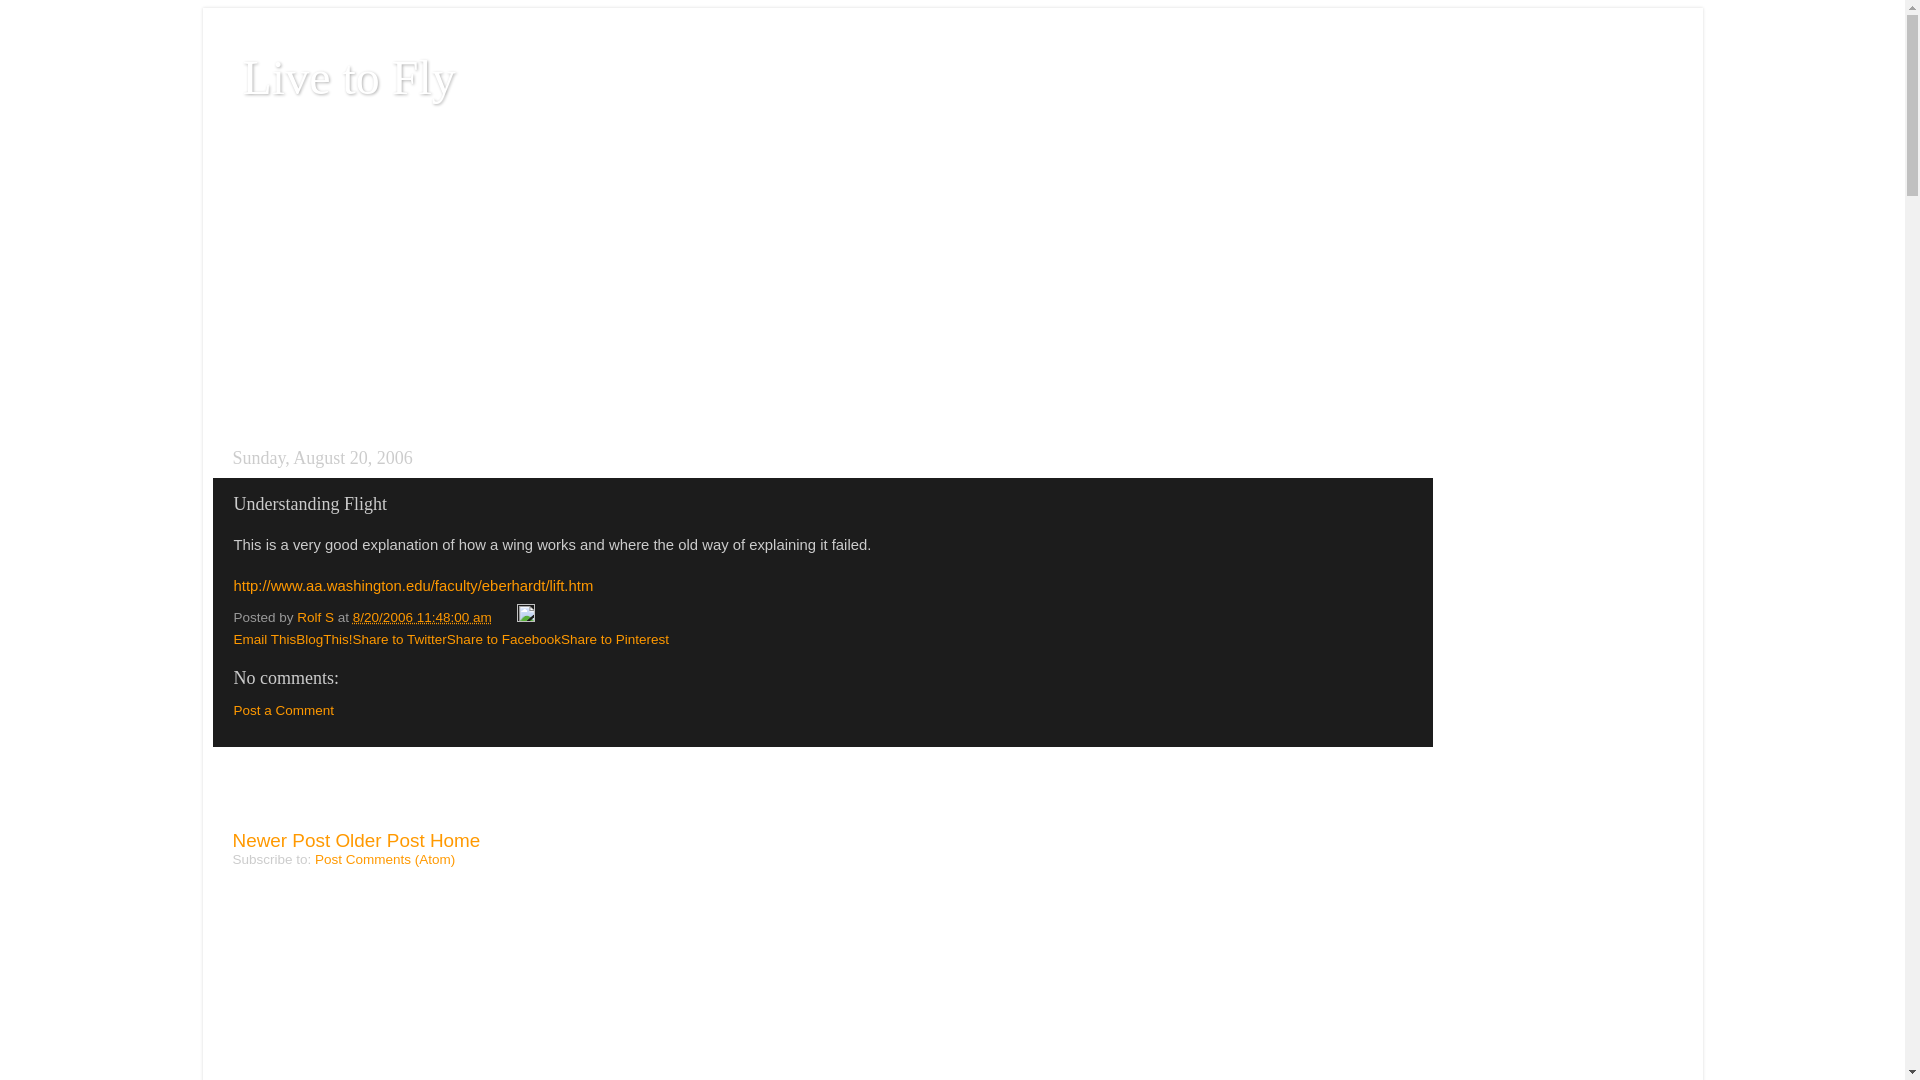 The width and height of the screenshot is (1920, 1080). Describe the element at coordinates (234, 639) in the screenshot. I see `'Email This'` at that location.